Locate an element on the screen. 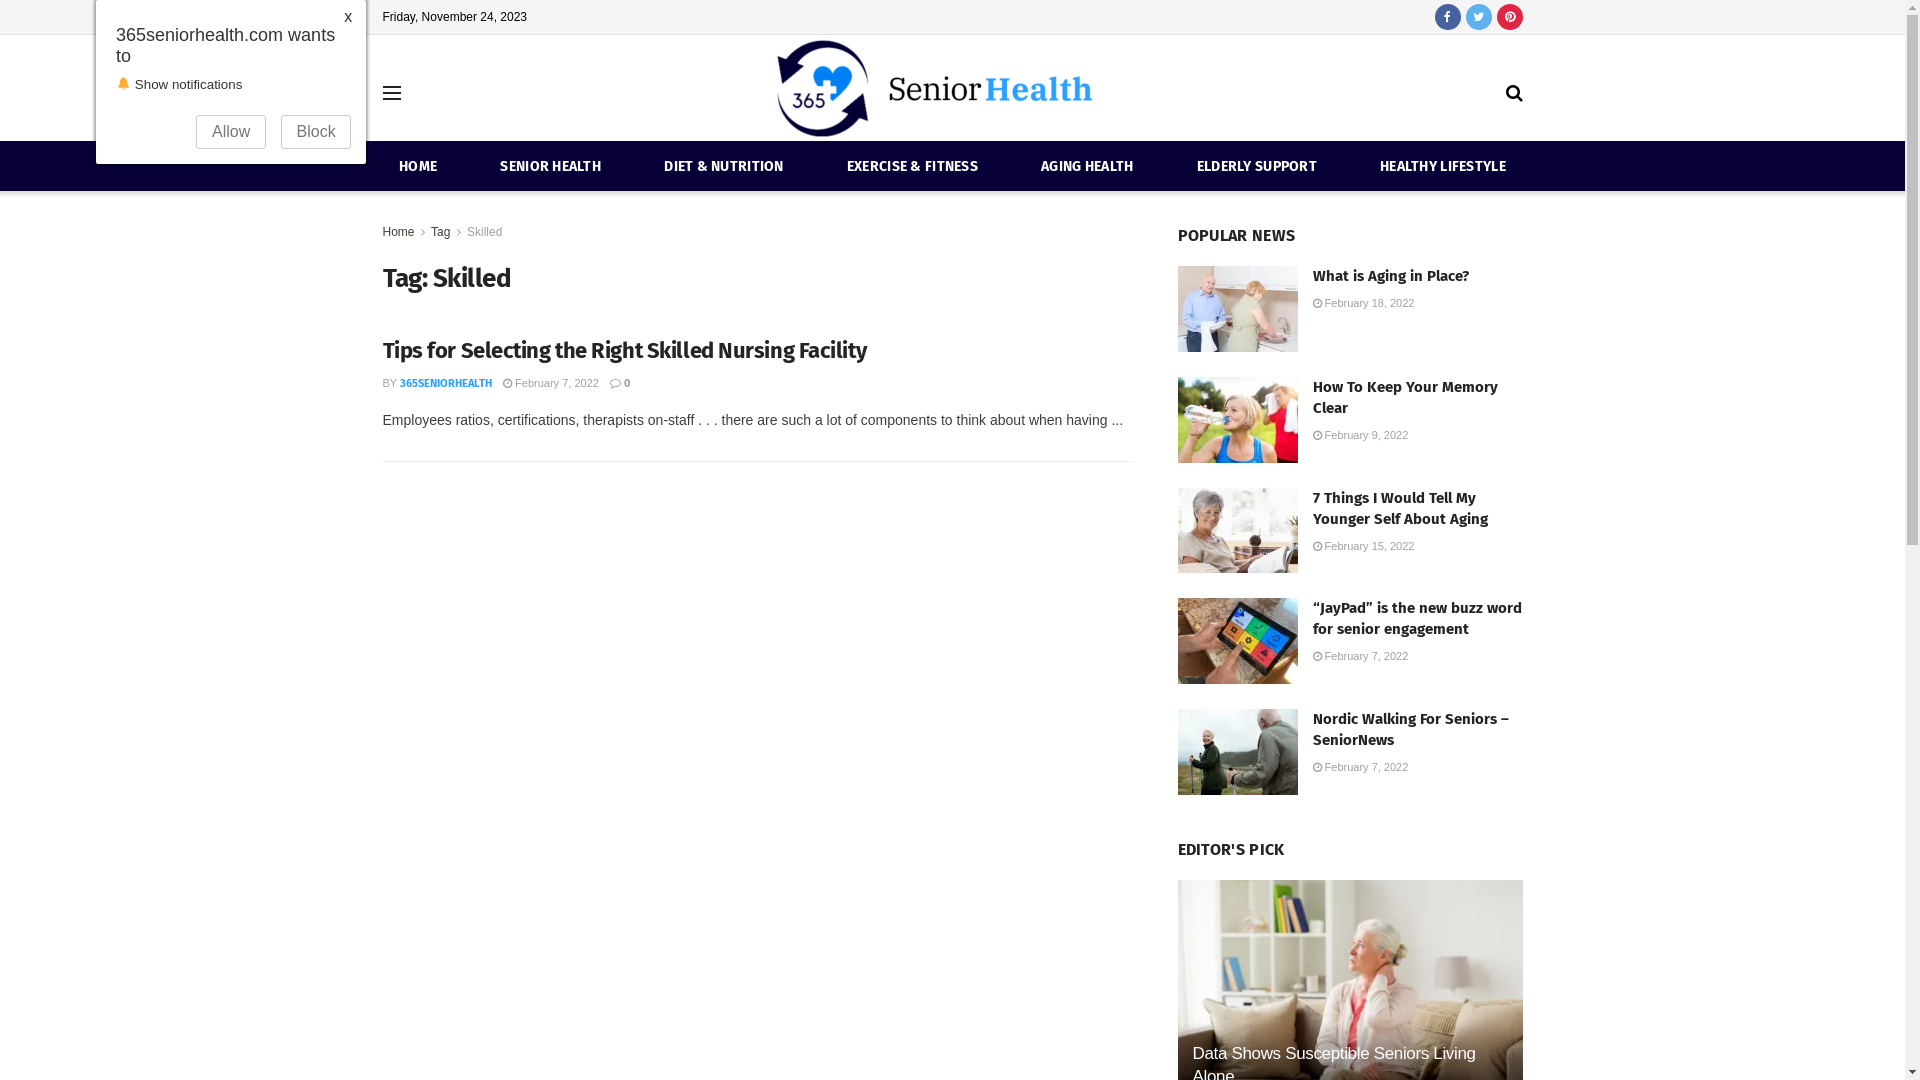 The image size is (1920, 1080). 'Block' is located at coordinates (280, 131).